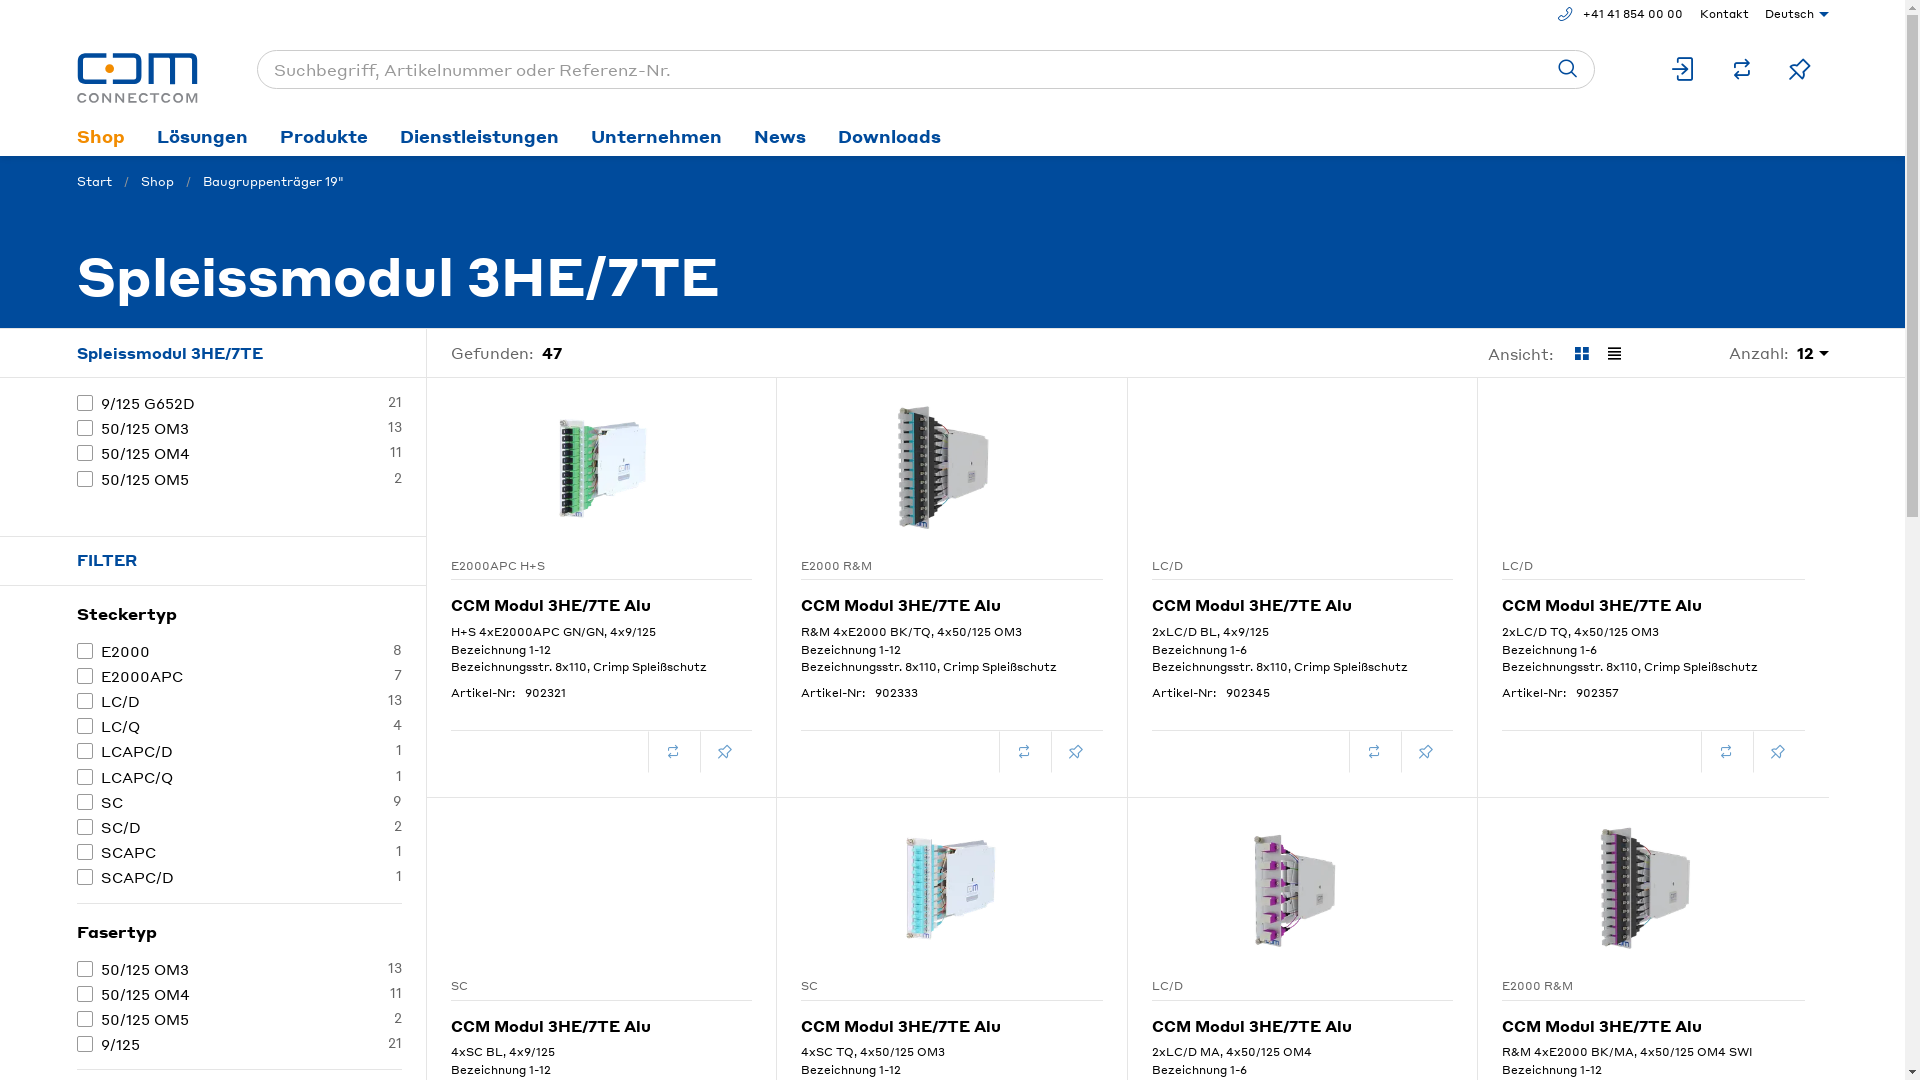  I want to click on 'Listenansicht', so click(1614, 353).